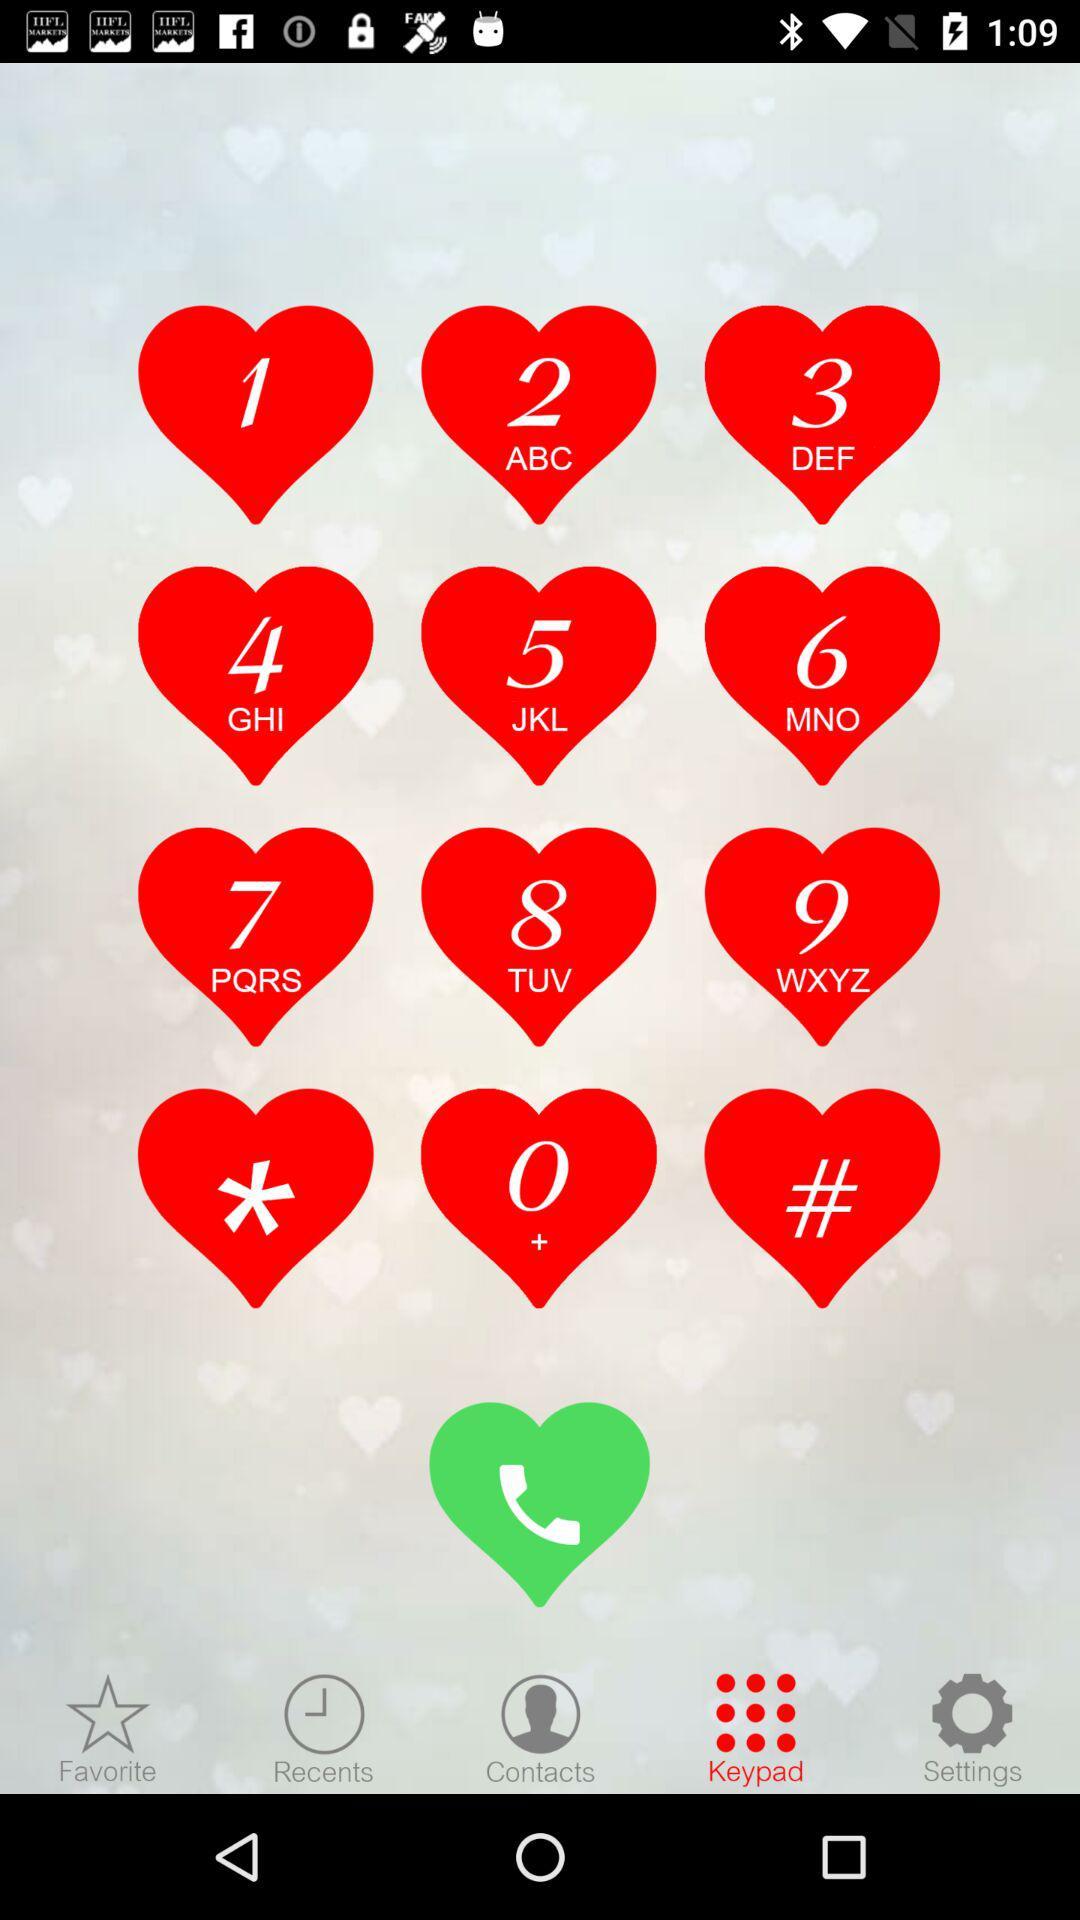 The height and width of the screenshot is (1920, 1080). What do you see at coordinates (540, 1504) in the screenshot?
I see `stoggle number board` at bounding box center [540, 1504].